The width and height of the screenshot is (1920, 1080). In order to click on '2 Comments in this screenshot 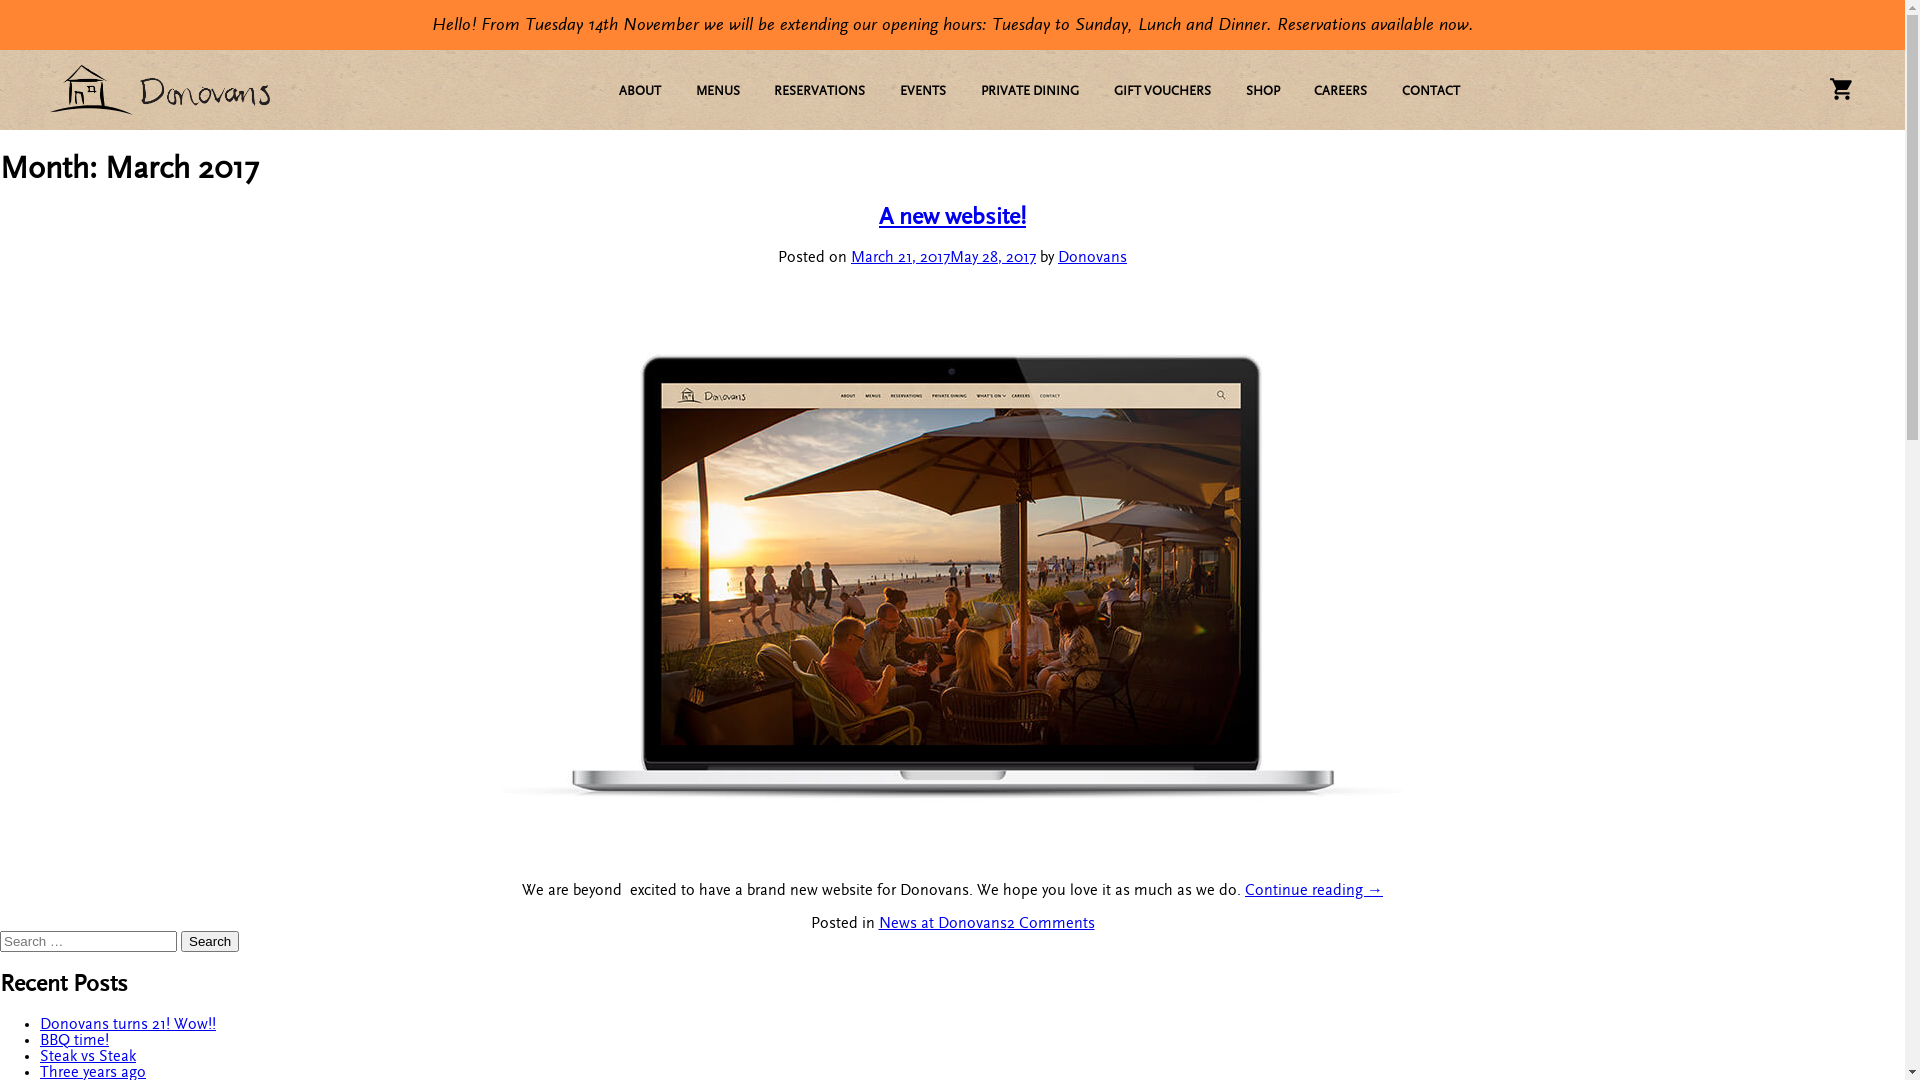, I will do `click(1006, 922)`.